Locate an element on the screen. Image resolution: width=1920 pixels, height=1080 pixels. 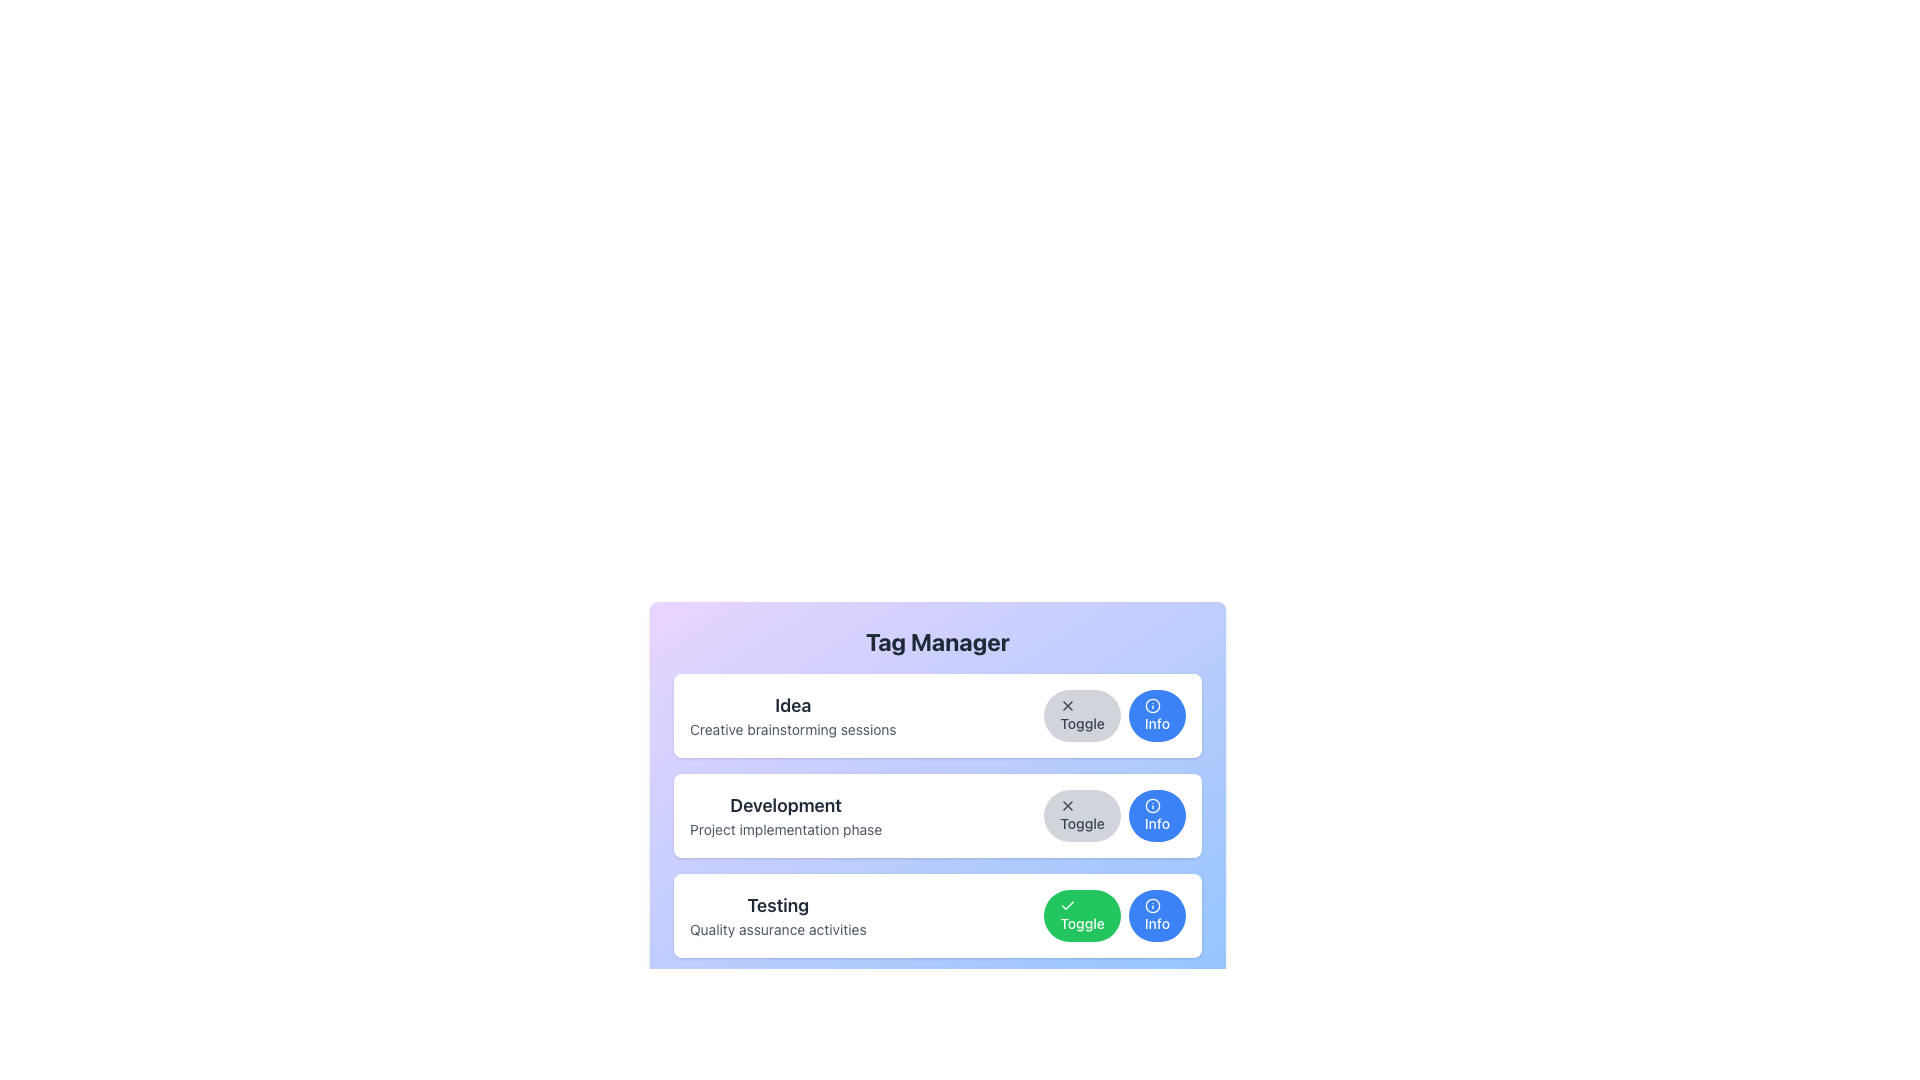
the text label that reads 'Development' and 'Project implementation phase', which is part of the second card in the vertical stack of cards is located at coordinates (785, 816).